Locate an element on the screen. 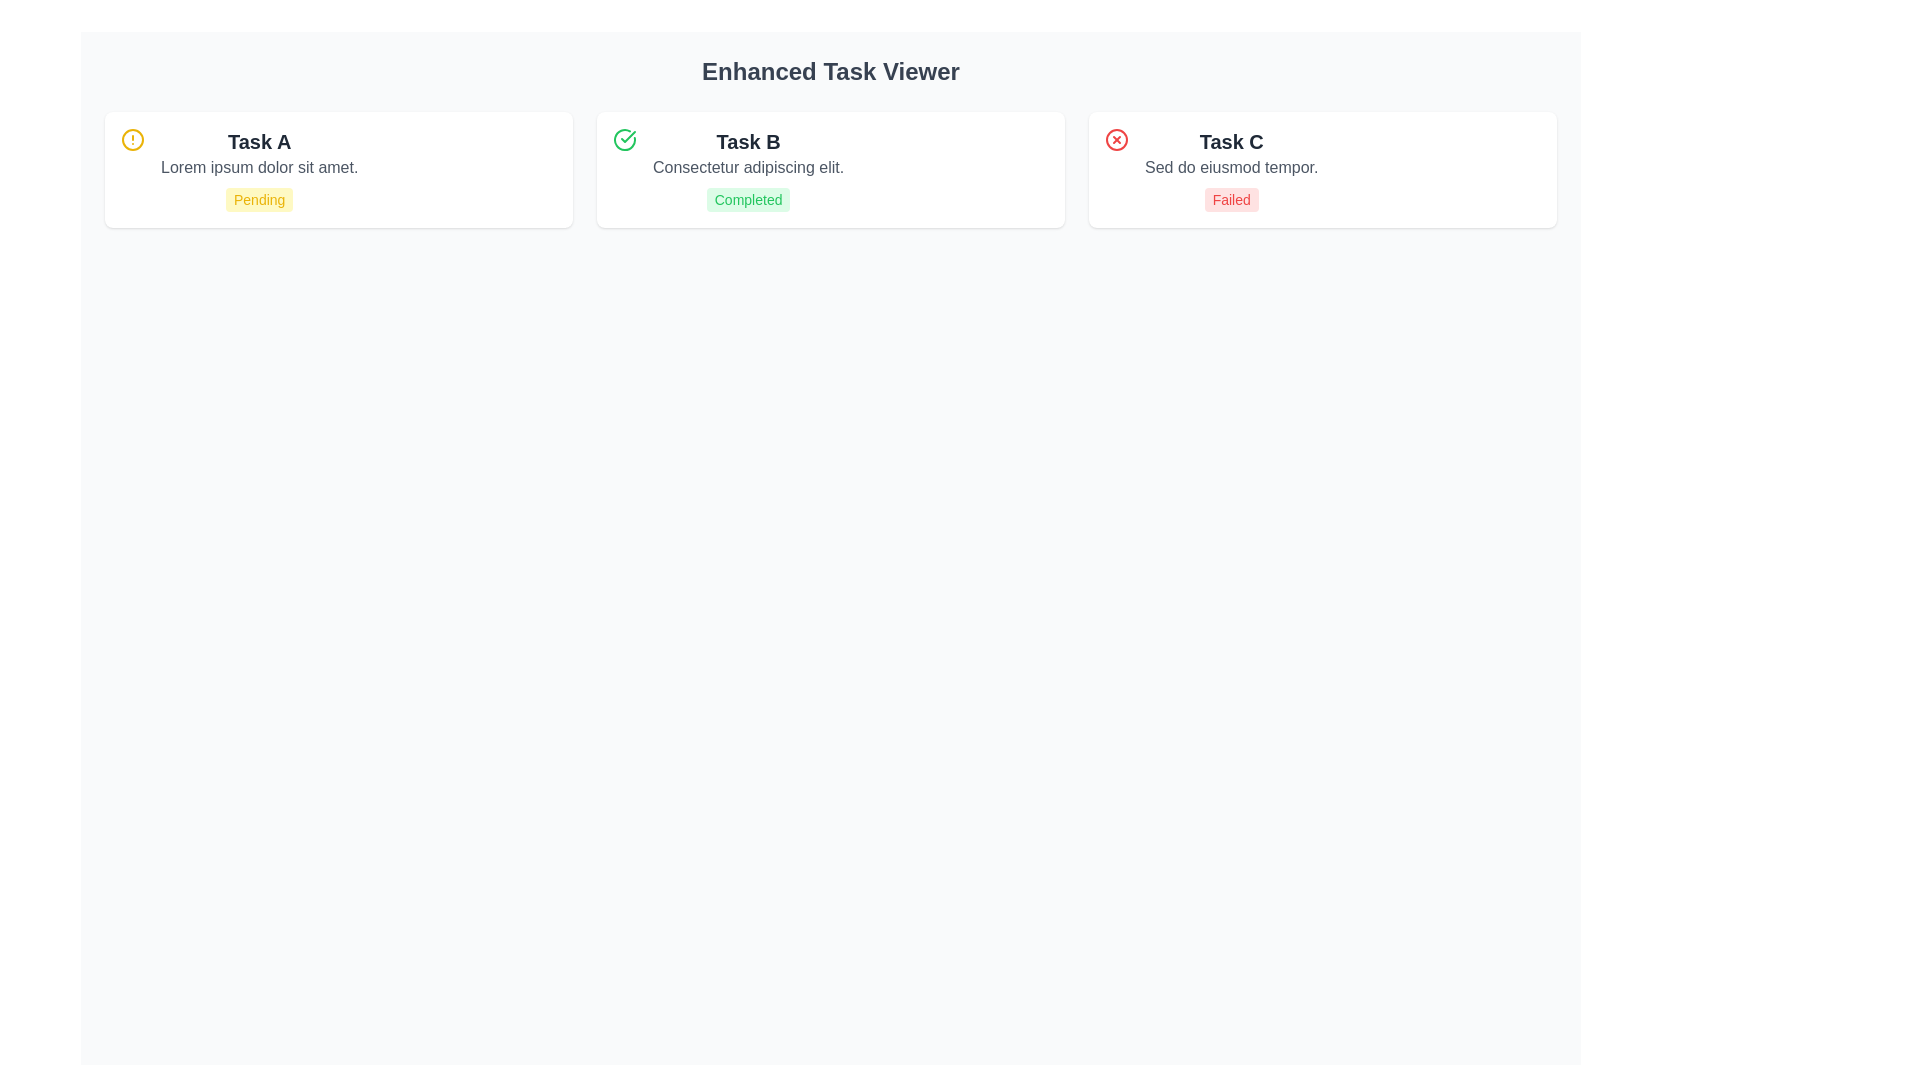  the 'Failed' badge located at the bottom of the 'Task C' card, which is styled with a light red background and contains the text 'Failed' in red is located at coordinates (1230, 200).